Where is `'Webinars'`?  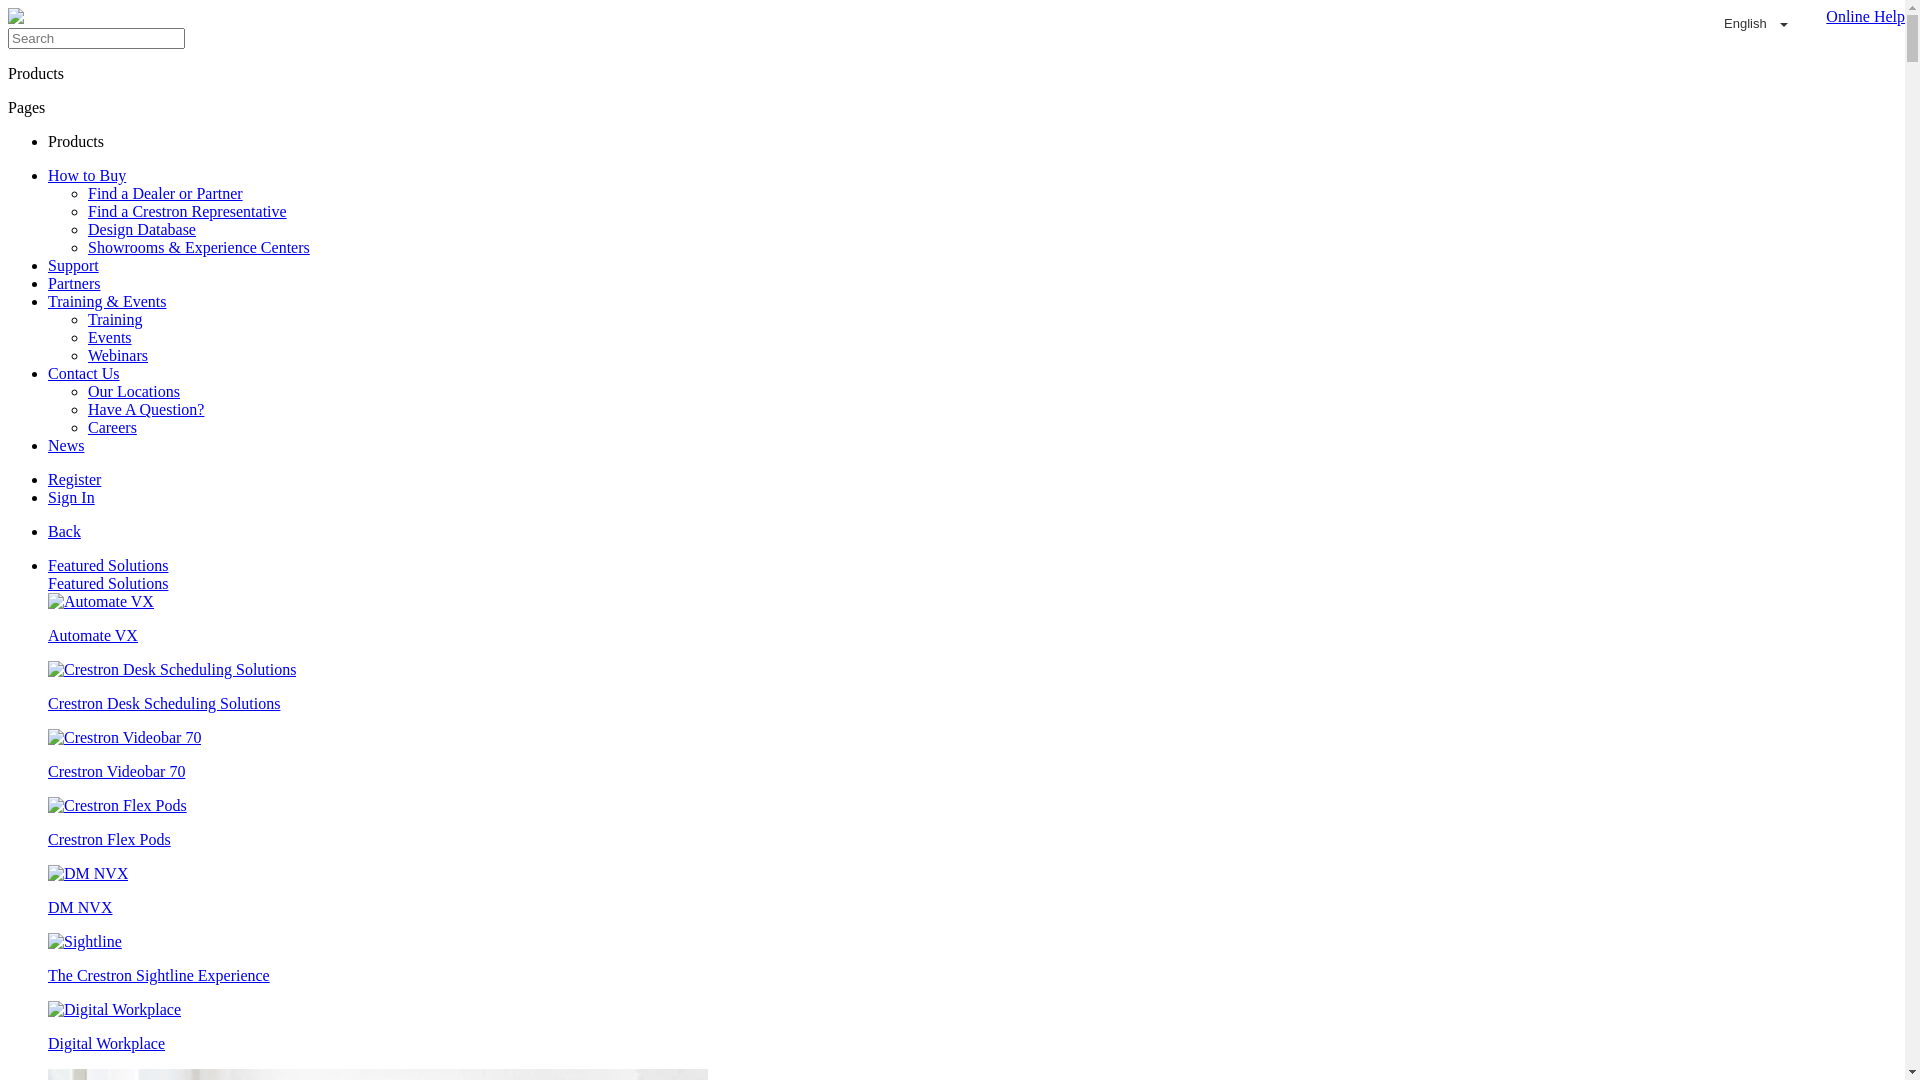
'Webinars' is located at coordinates (117, 354).